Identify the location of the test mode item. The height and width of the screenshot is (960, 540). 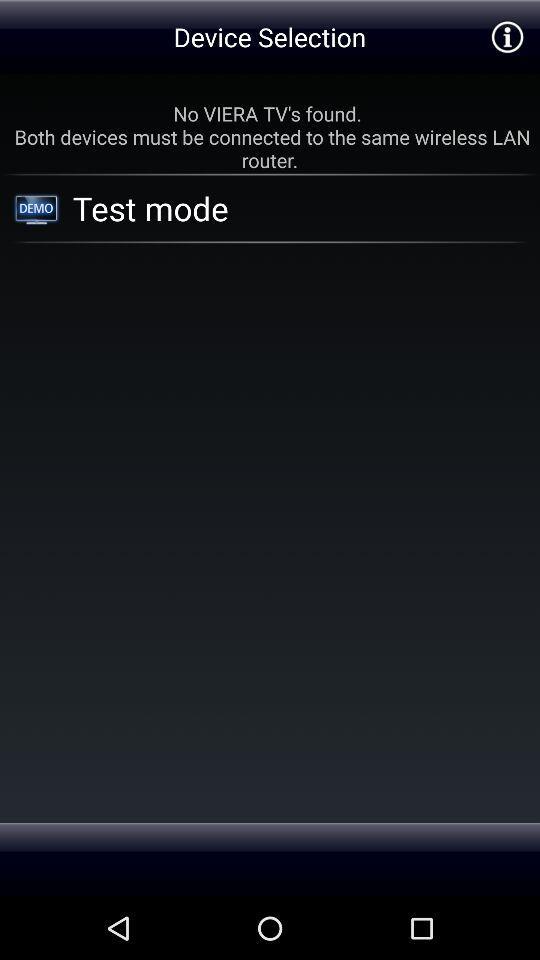
(274, 208).